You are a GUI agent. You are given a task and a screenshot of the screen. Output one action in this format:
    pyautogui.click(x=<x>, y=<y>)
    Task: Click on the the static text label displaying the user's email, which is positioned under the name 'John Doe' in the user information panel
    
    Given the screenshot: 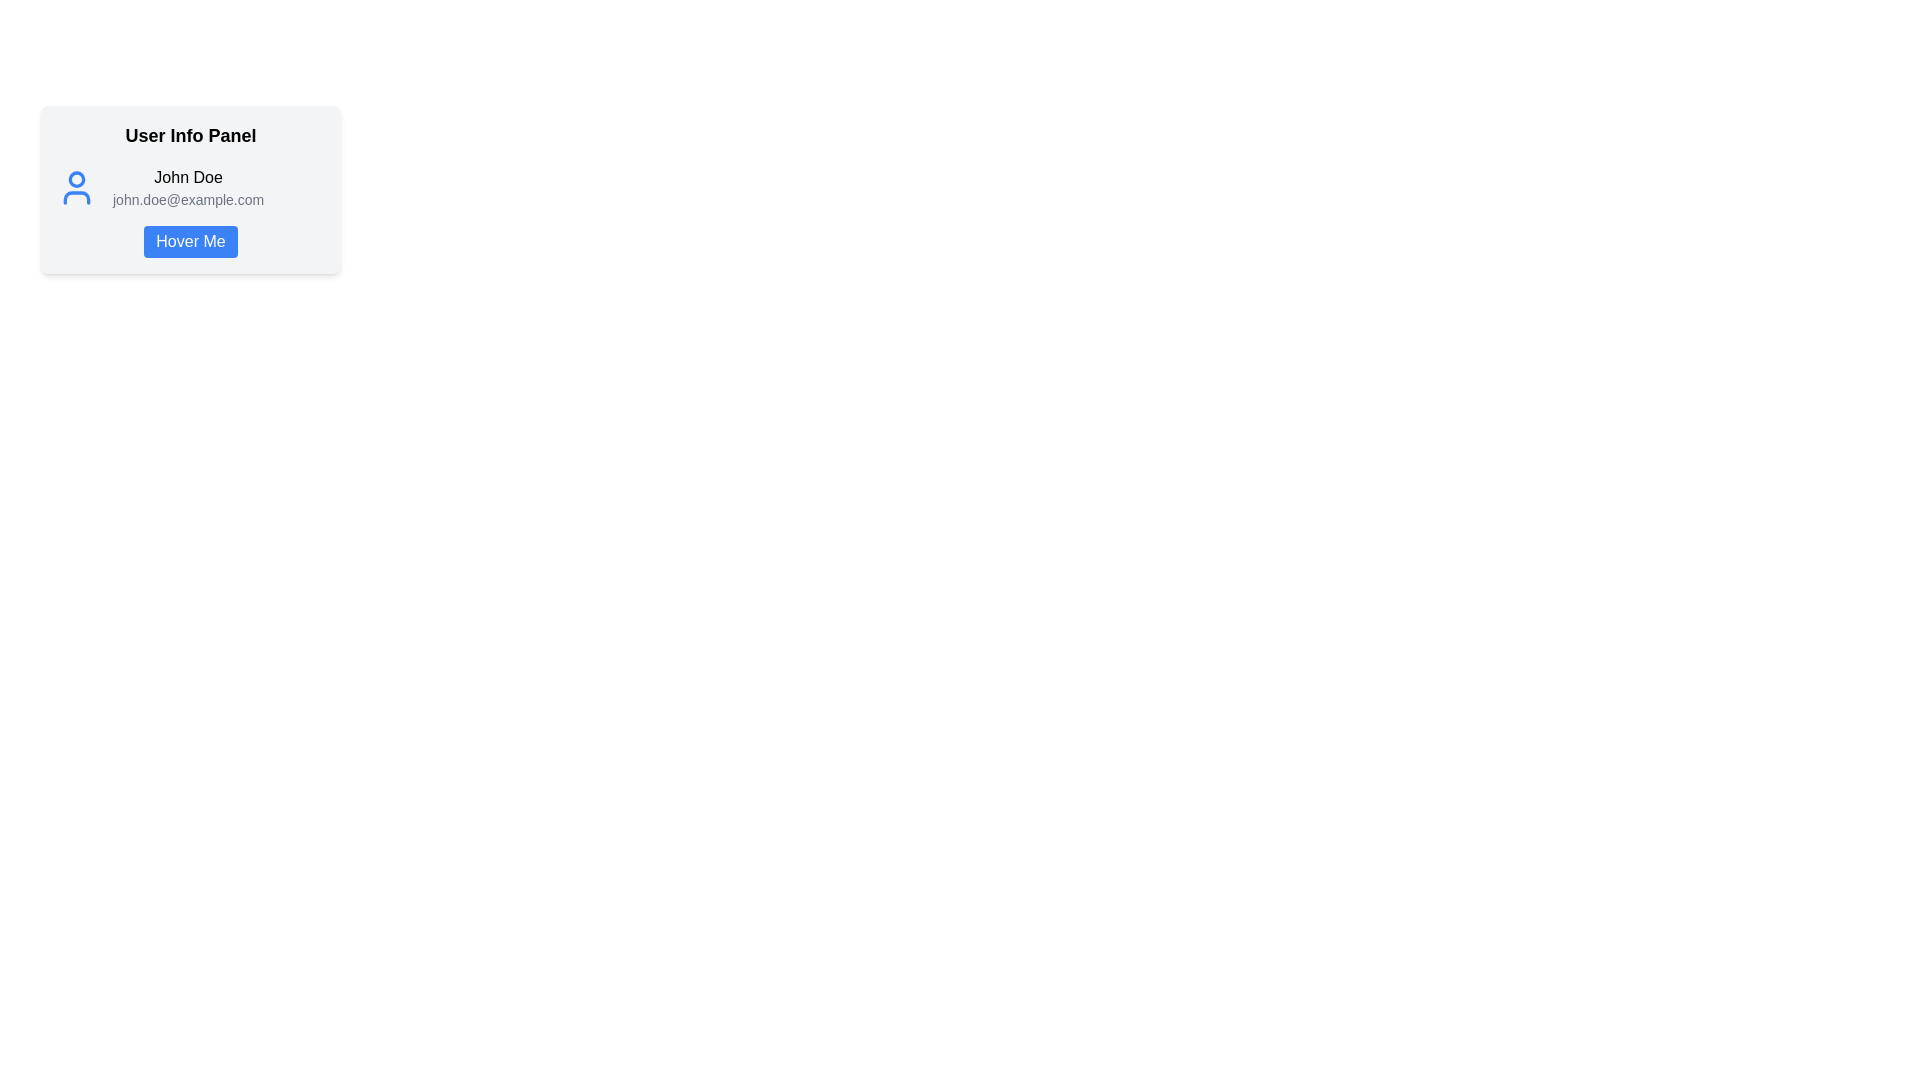 What is the action you would take?
    pyautogui.click(x=188, y=200)
    